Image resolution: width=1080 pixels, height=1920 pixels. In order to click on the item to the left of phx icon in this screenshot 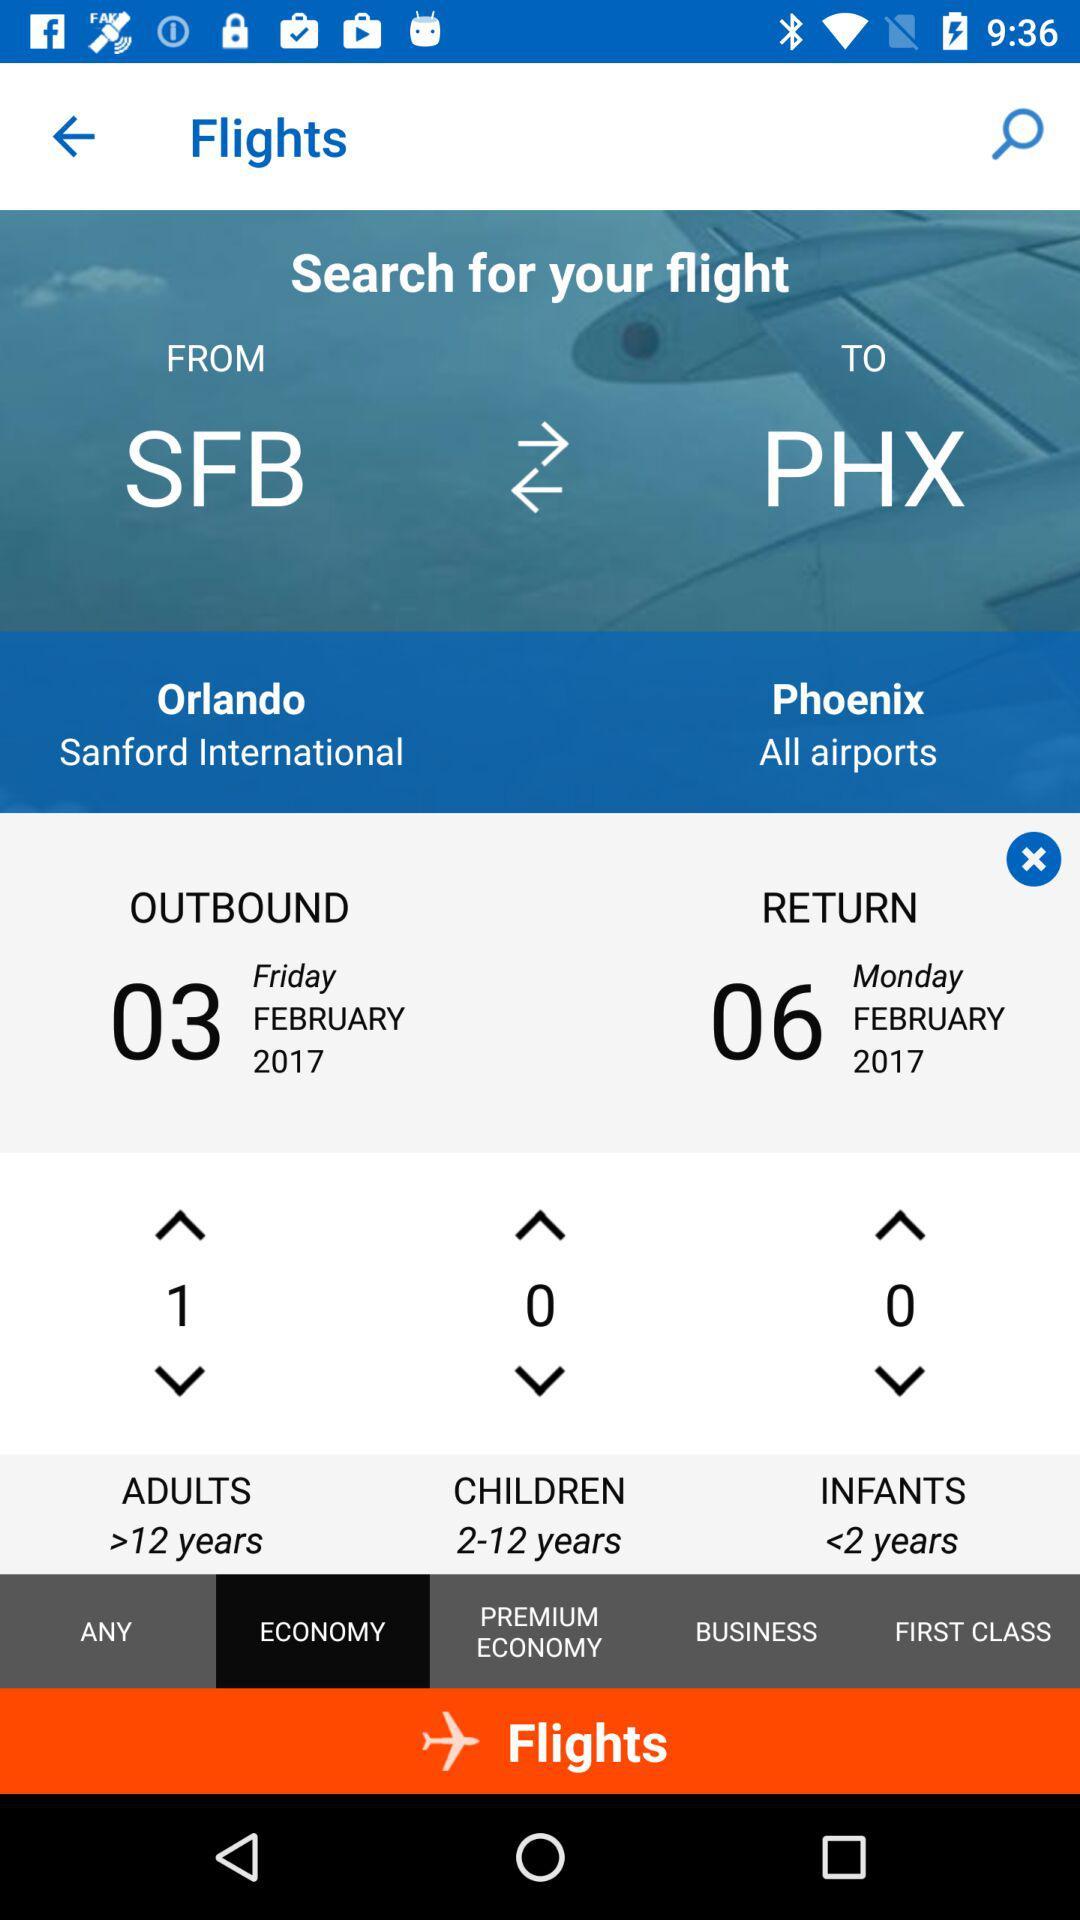, I will do `click(538, 466)`.